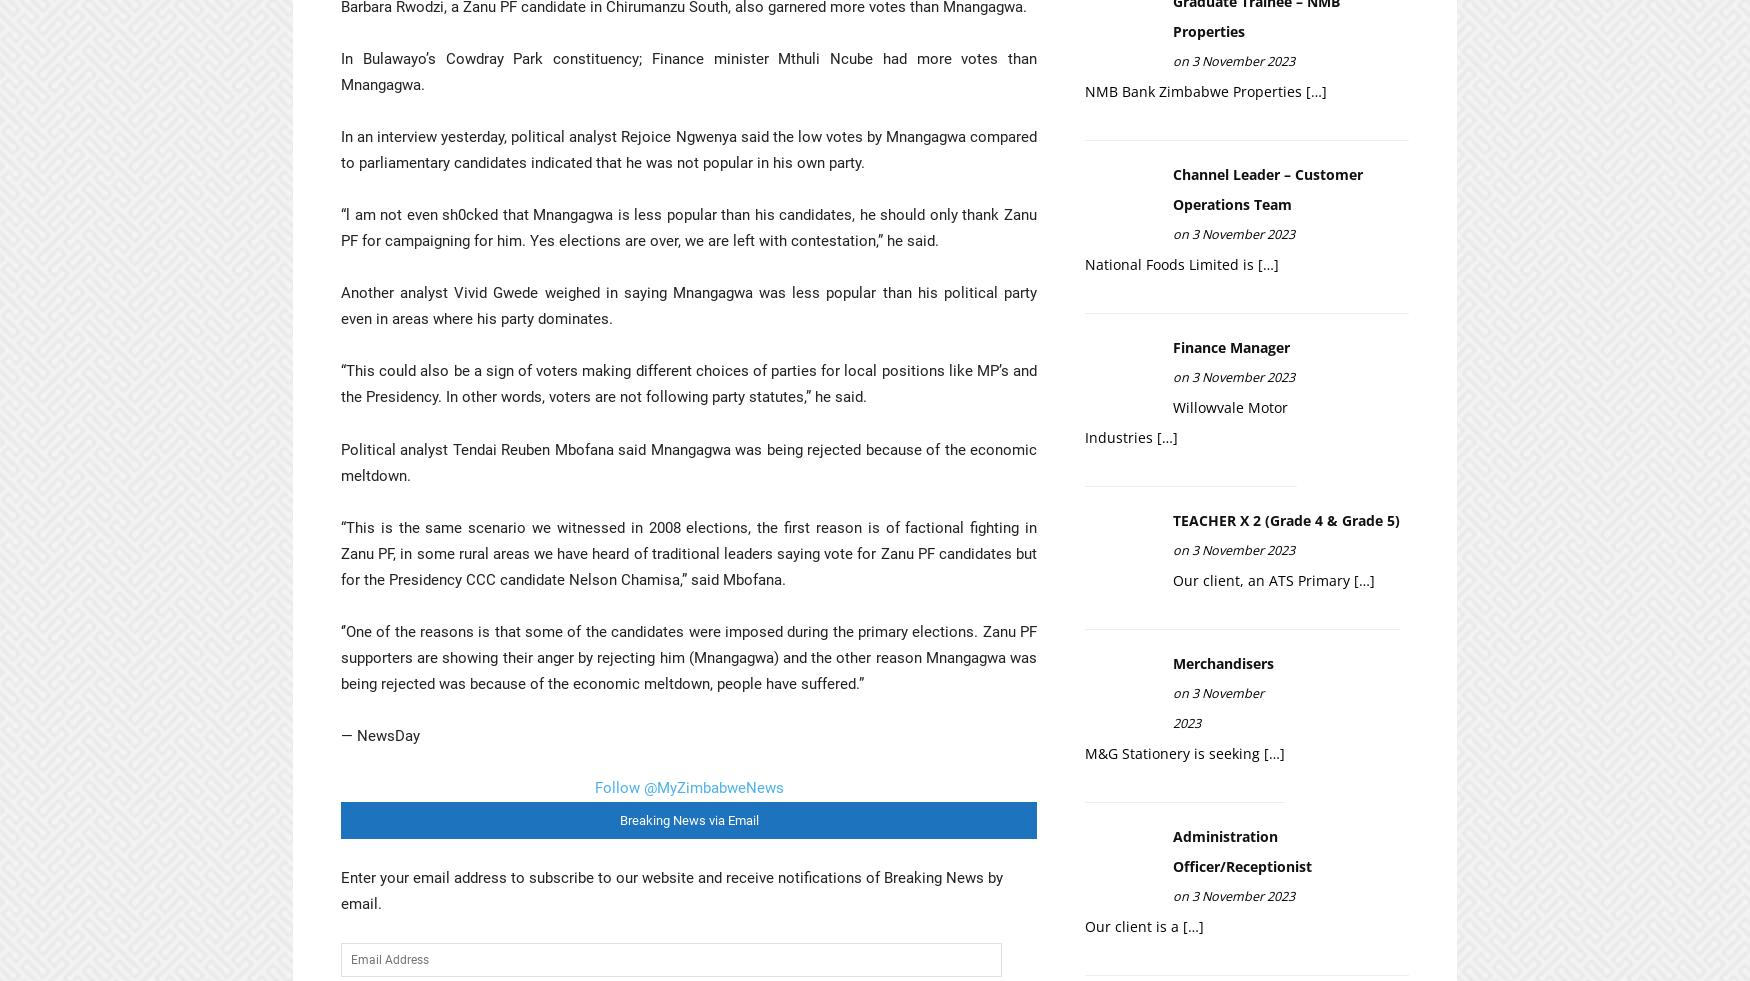 The width and height of the screenshot is (1750, 981). I want to click on 'In an interview yesterday, political analyst Rejoice Ngwenya said the low votes by Mnangagwa compared to parliamentary candidates indicated that he was not popular in his own party.', so click(688, 148).